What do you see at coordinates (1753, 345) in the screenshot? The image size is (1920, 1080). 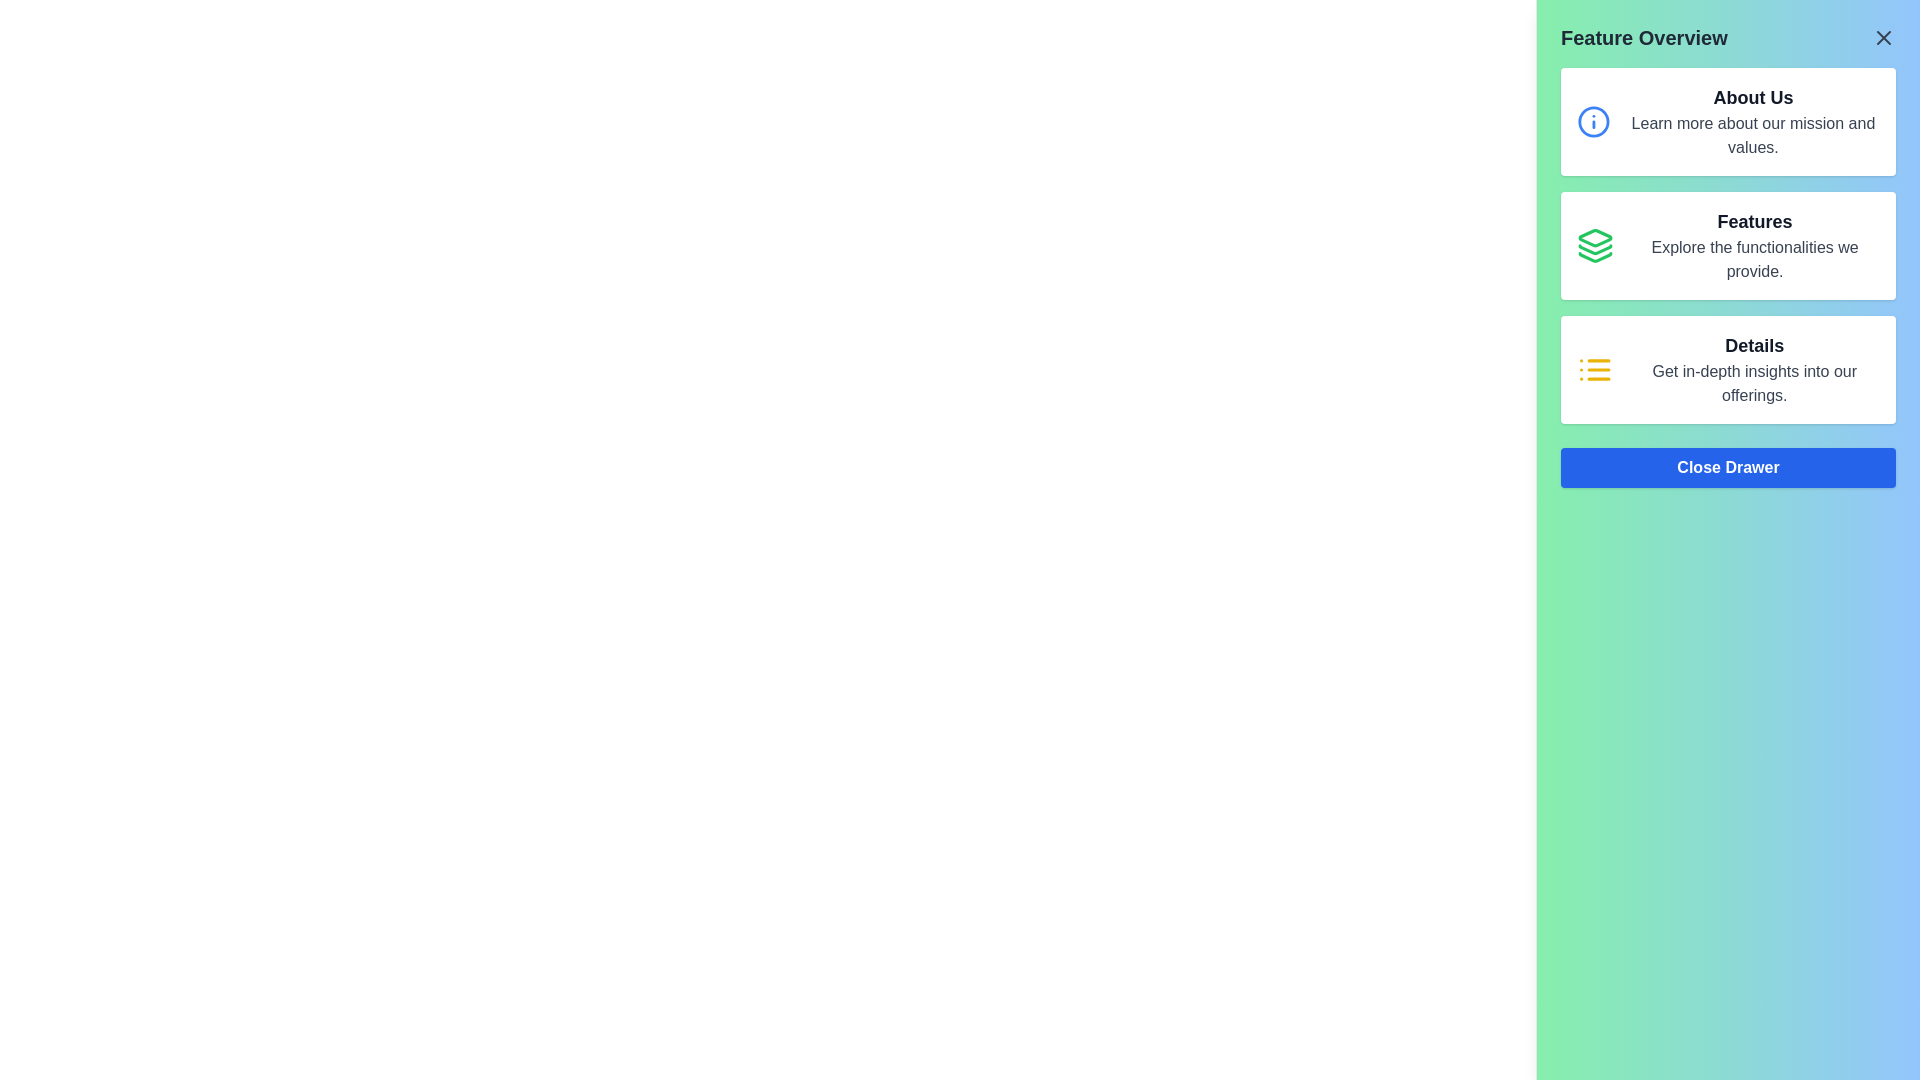 I see `the title text that indicates the subject or category of the associated content, located within a card in the right-side panel` at bounding box center [1753, 345].